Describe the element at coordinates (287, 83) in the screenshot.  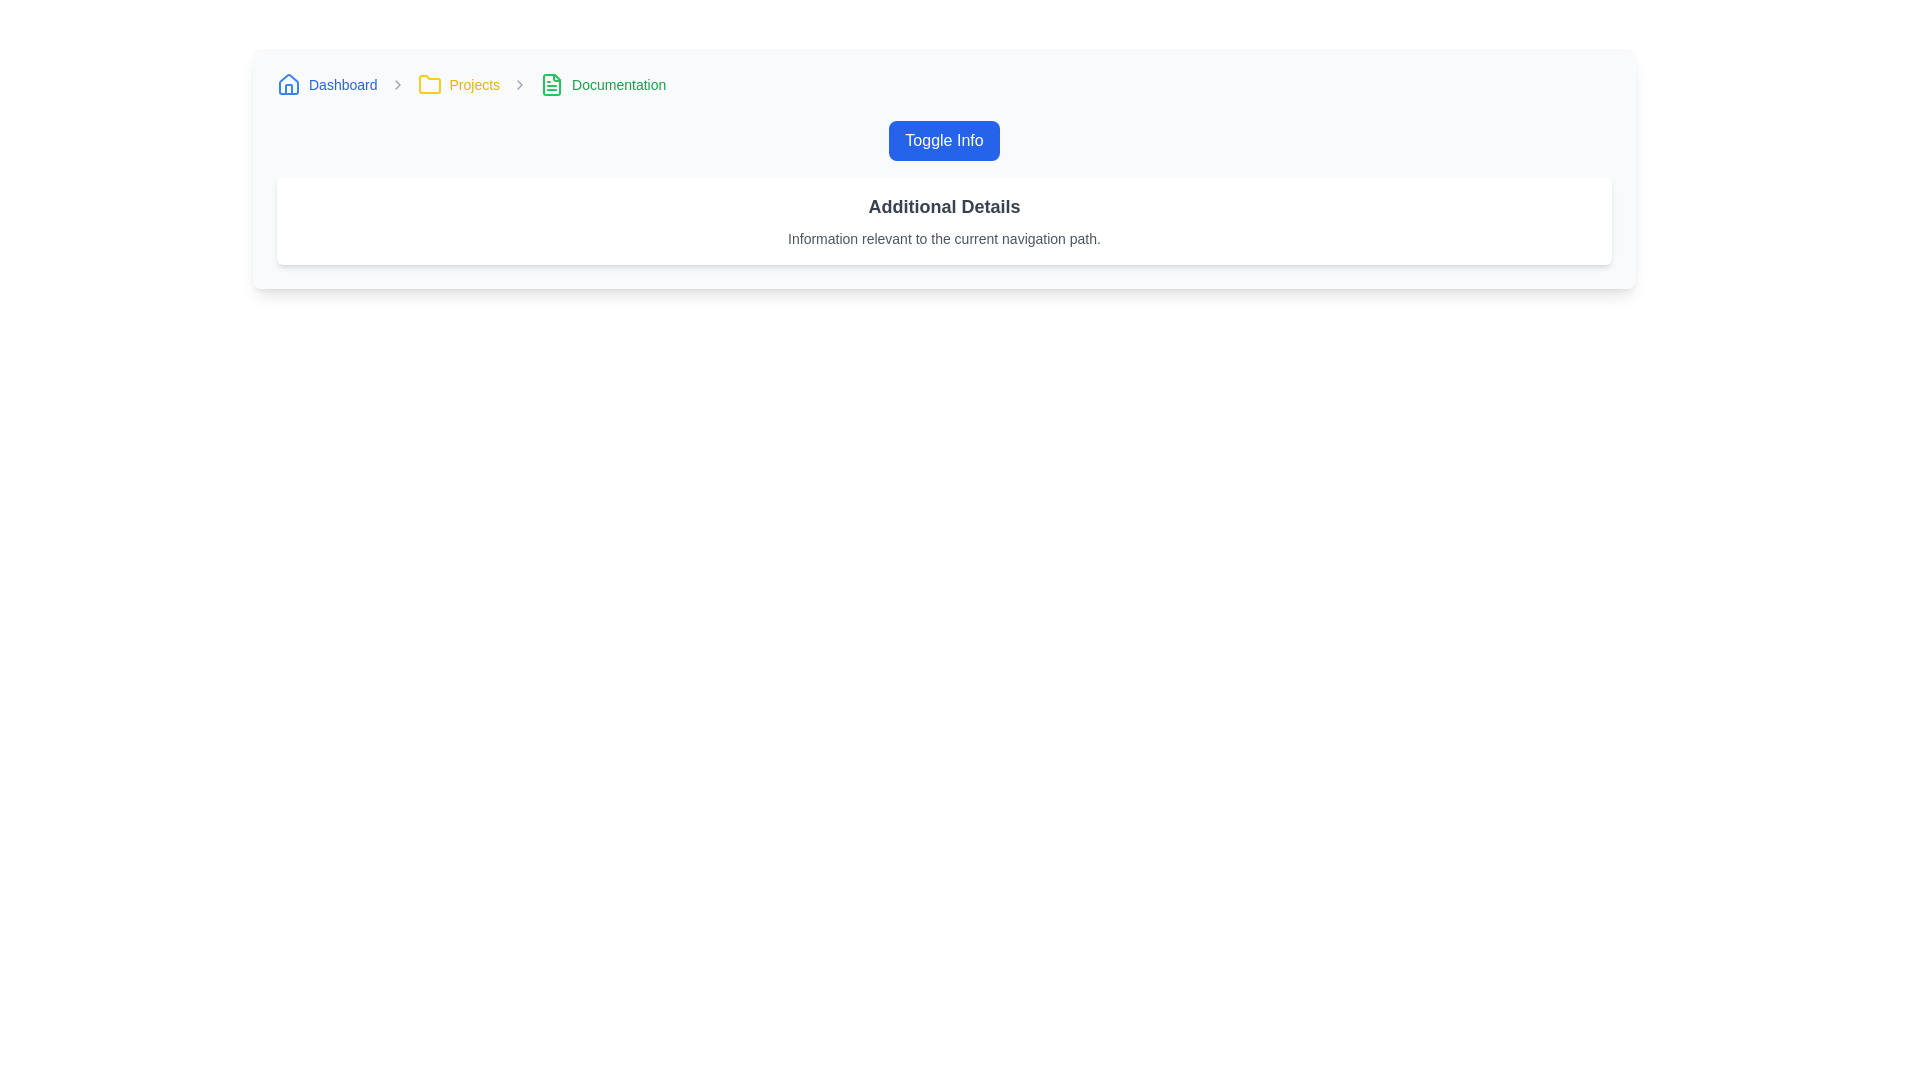
I see `the home navigation icon button located at the far left of the breadcrumb navigation bar` at that location.